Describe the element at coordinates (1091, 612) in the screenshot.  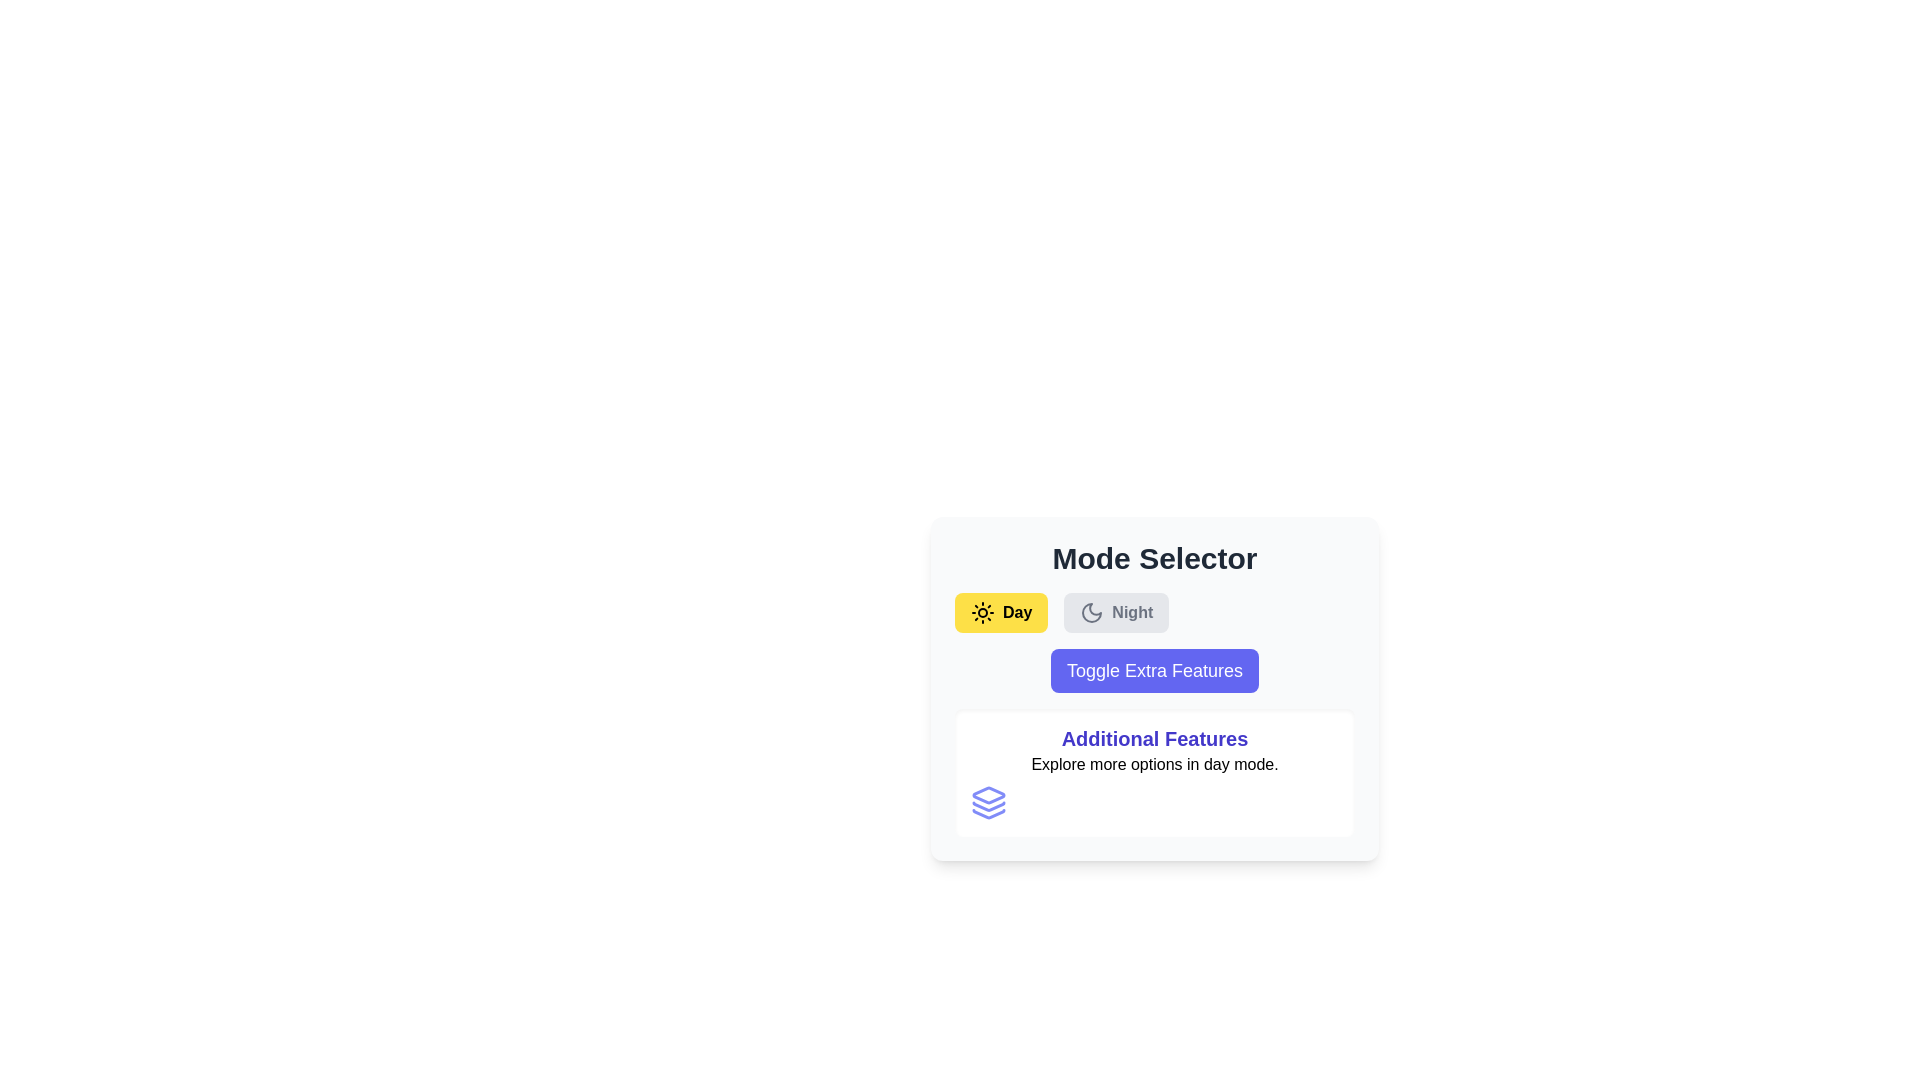
I see `the Night mode icon` at that location.